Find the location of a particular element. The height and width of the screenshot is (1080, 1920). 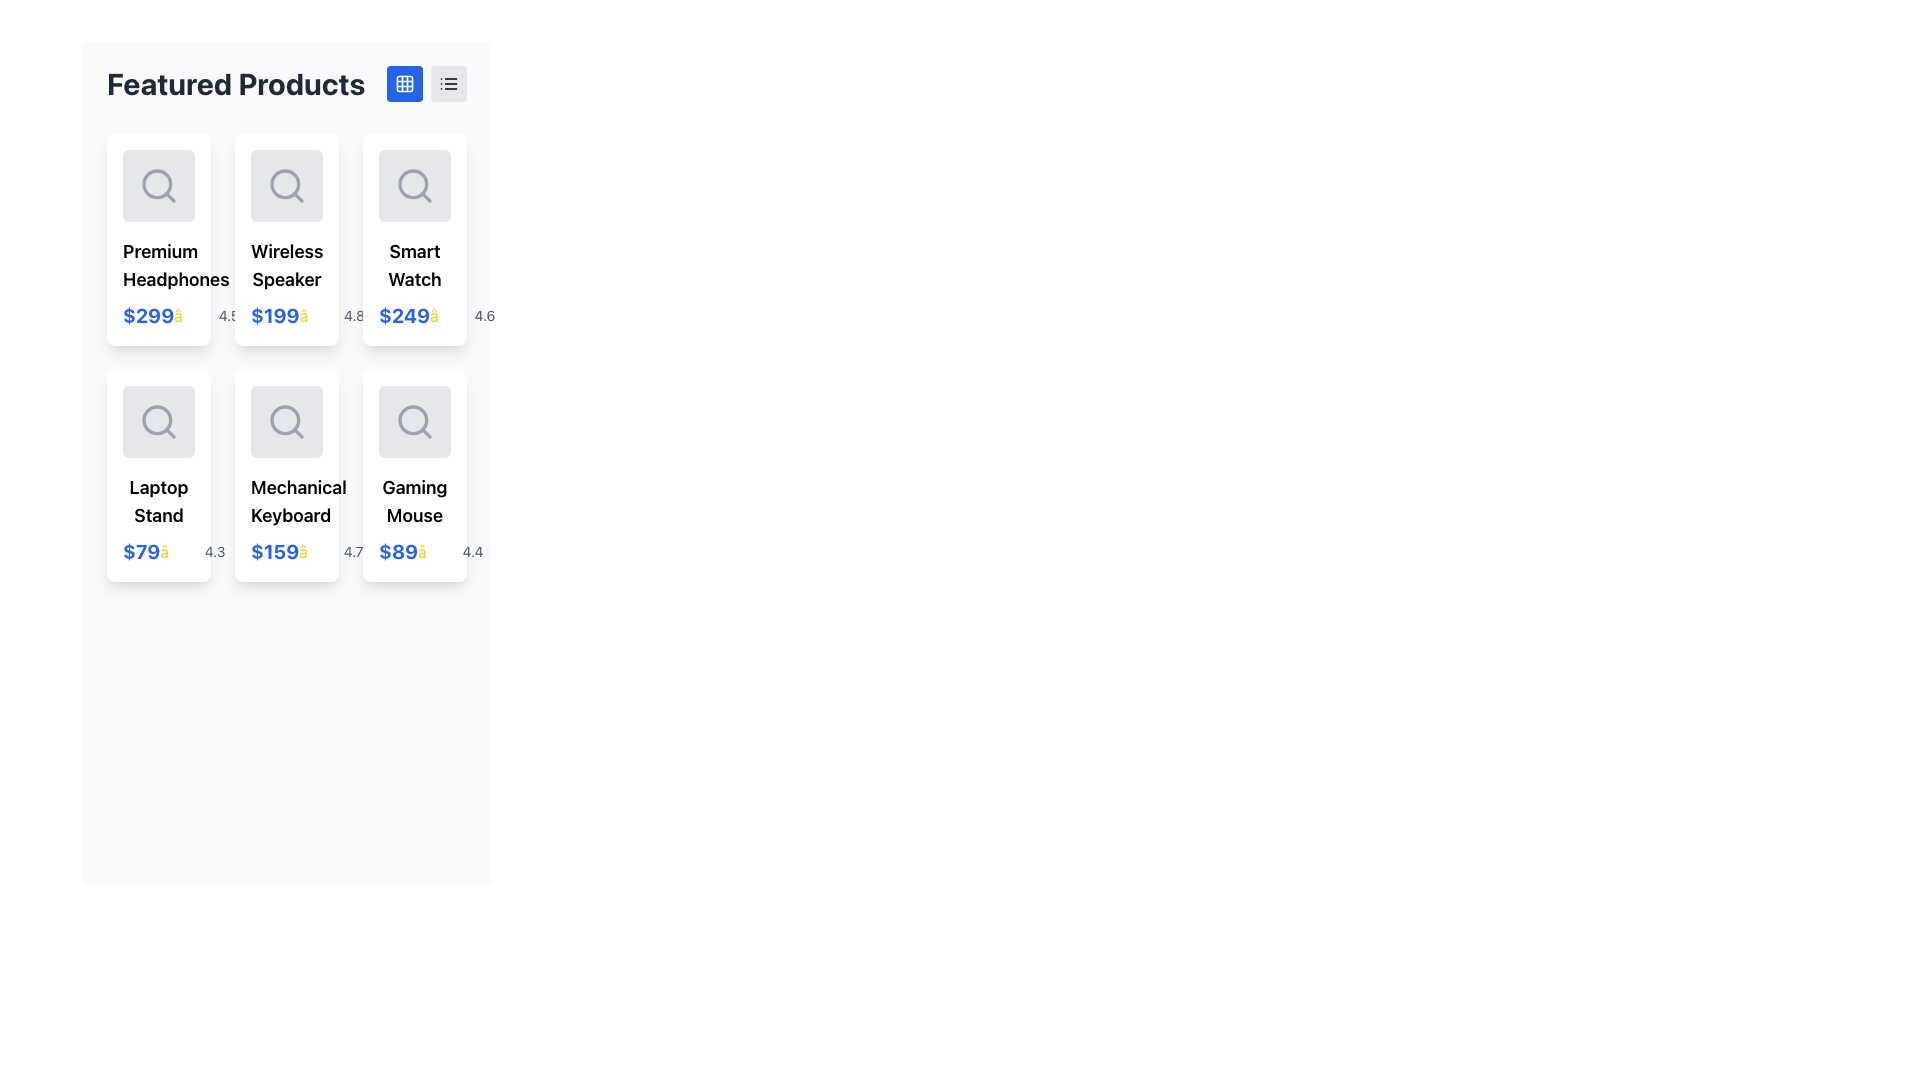

the button located at the upper-right corner of the main section, which toggles a list view layout for displayed items is located at coordinates (448, 83).